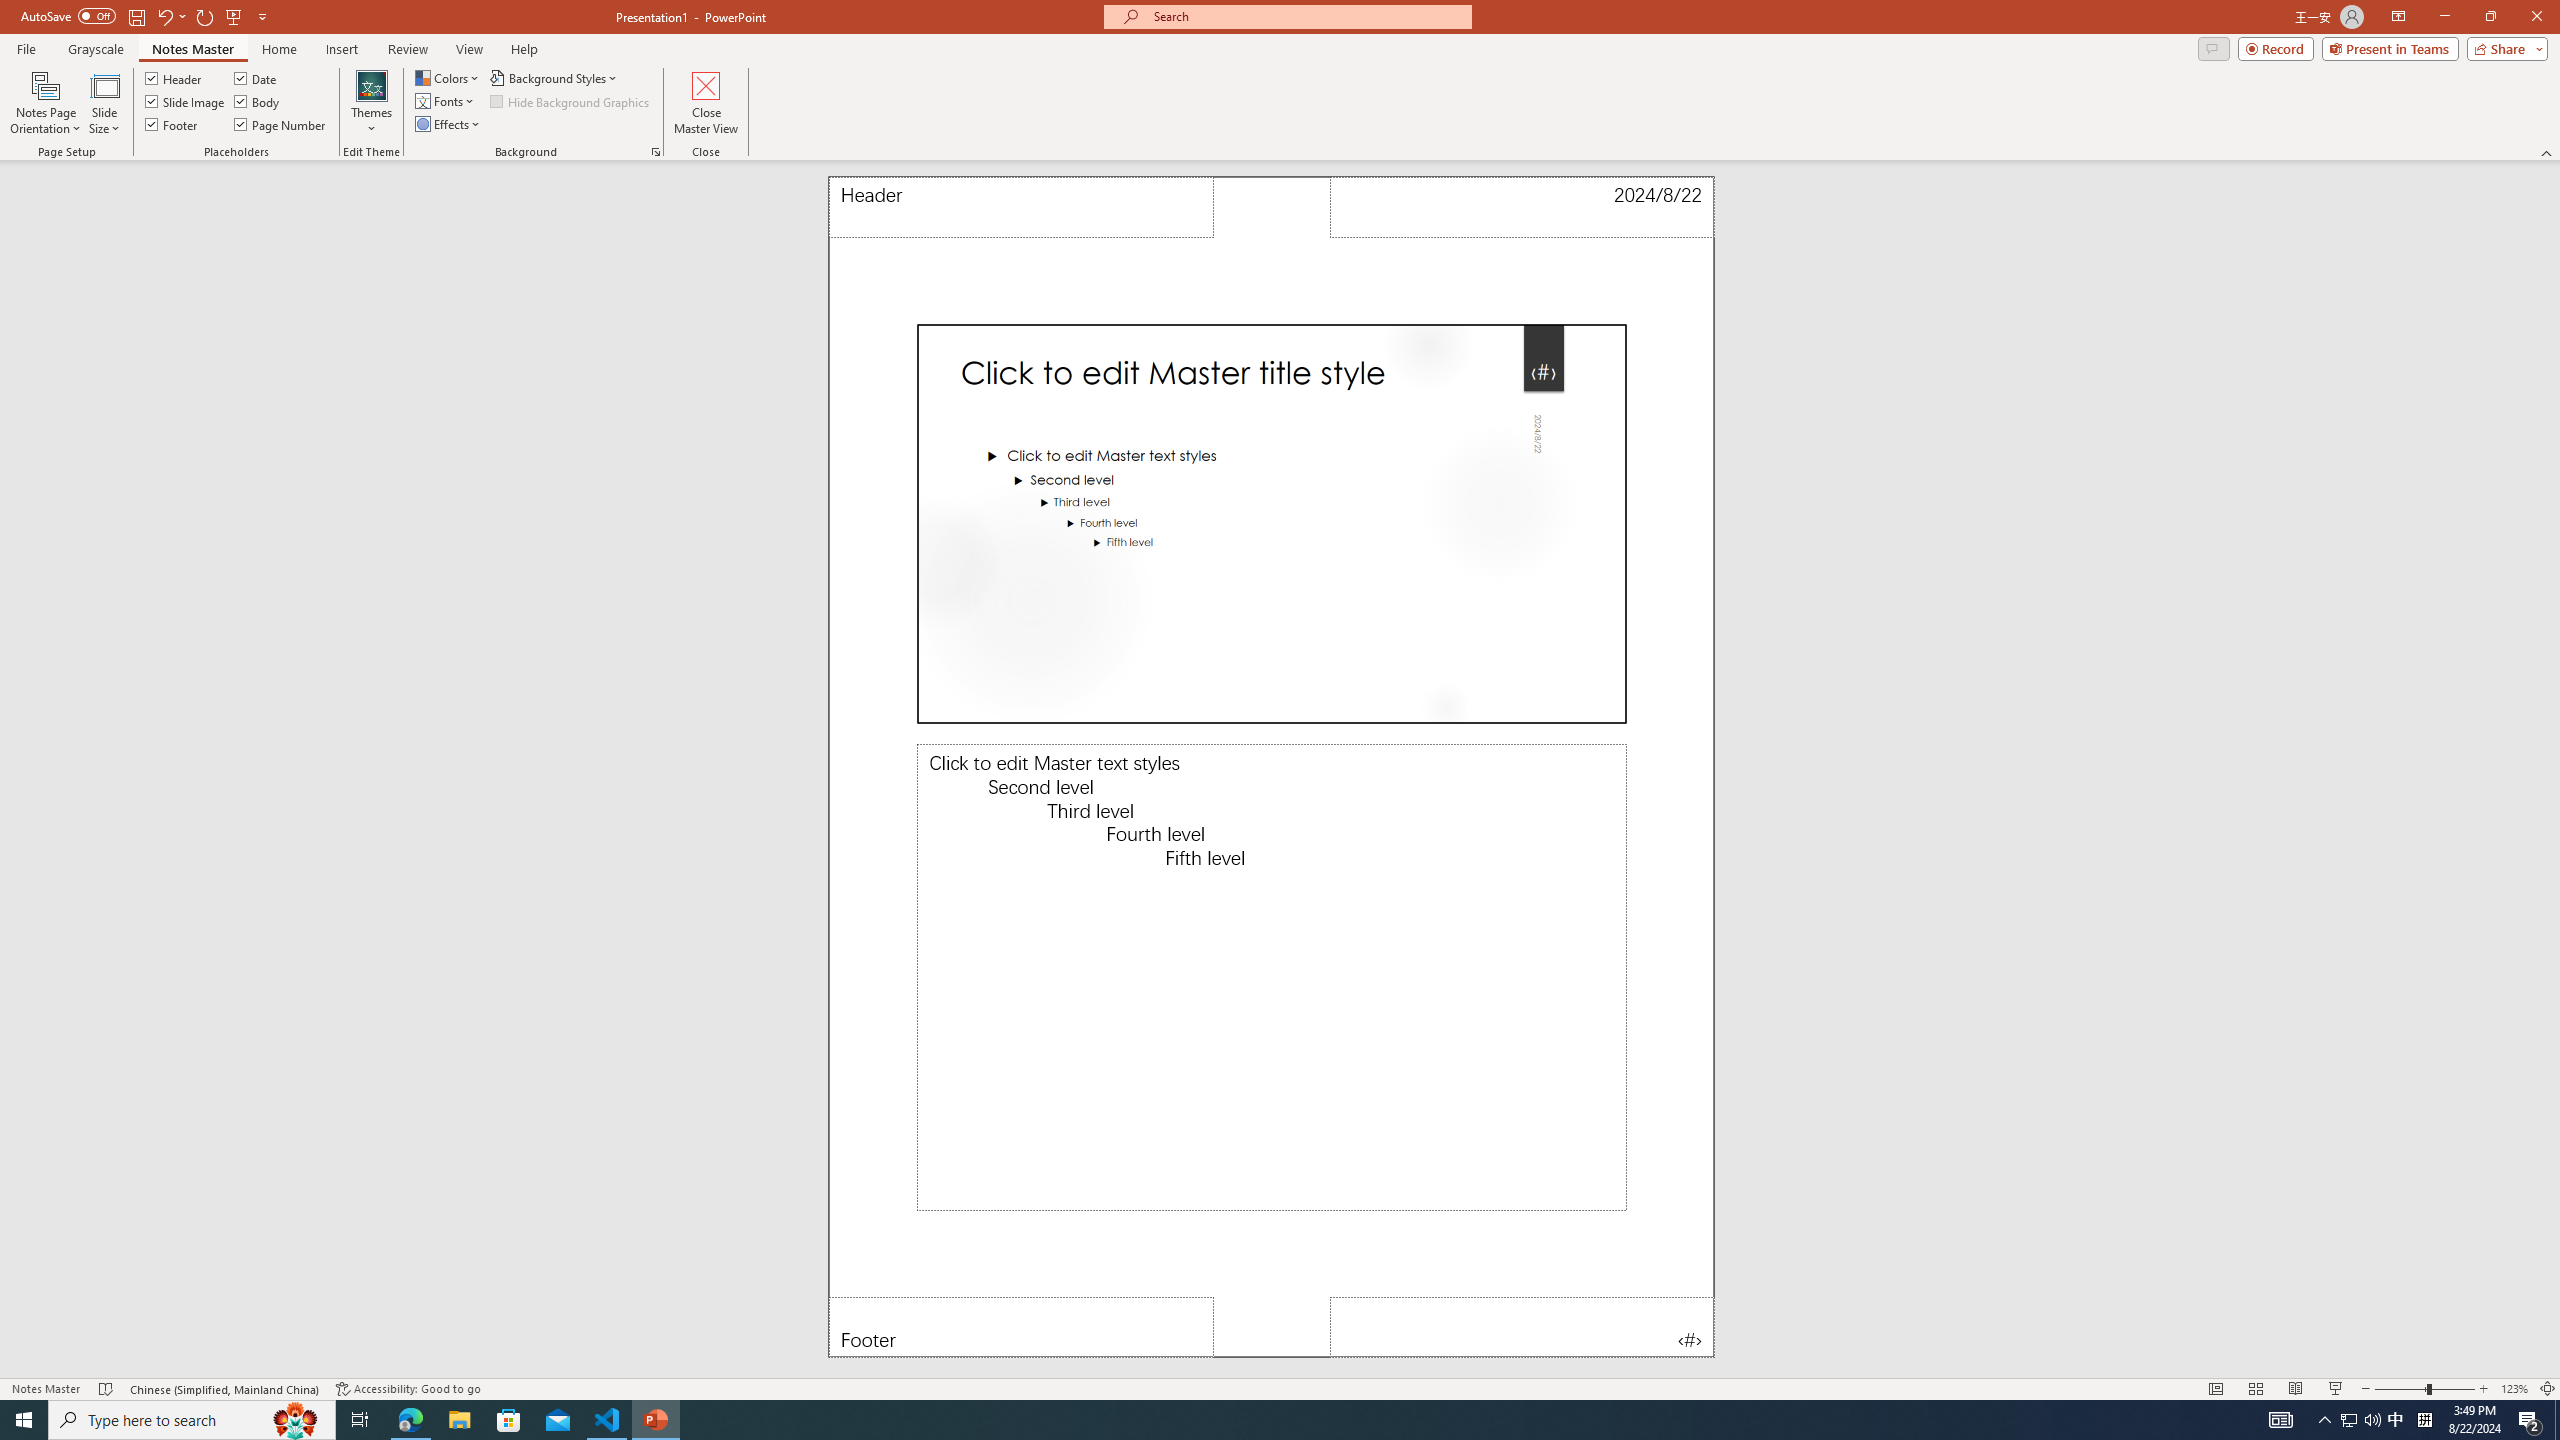  Describe the element at coordinates (407, 1389) in the screenshot. I see `'Accessibility Checker Accessibility: Good to go'` at that location.